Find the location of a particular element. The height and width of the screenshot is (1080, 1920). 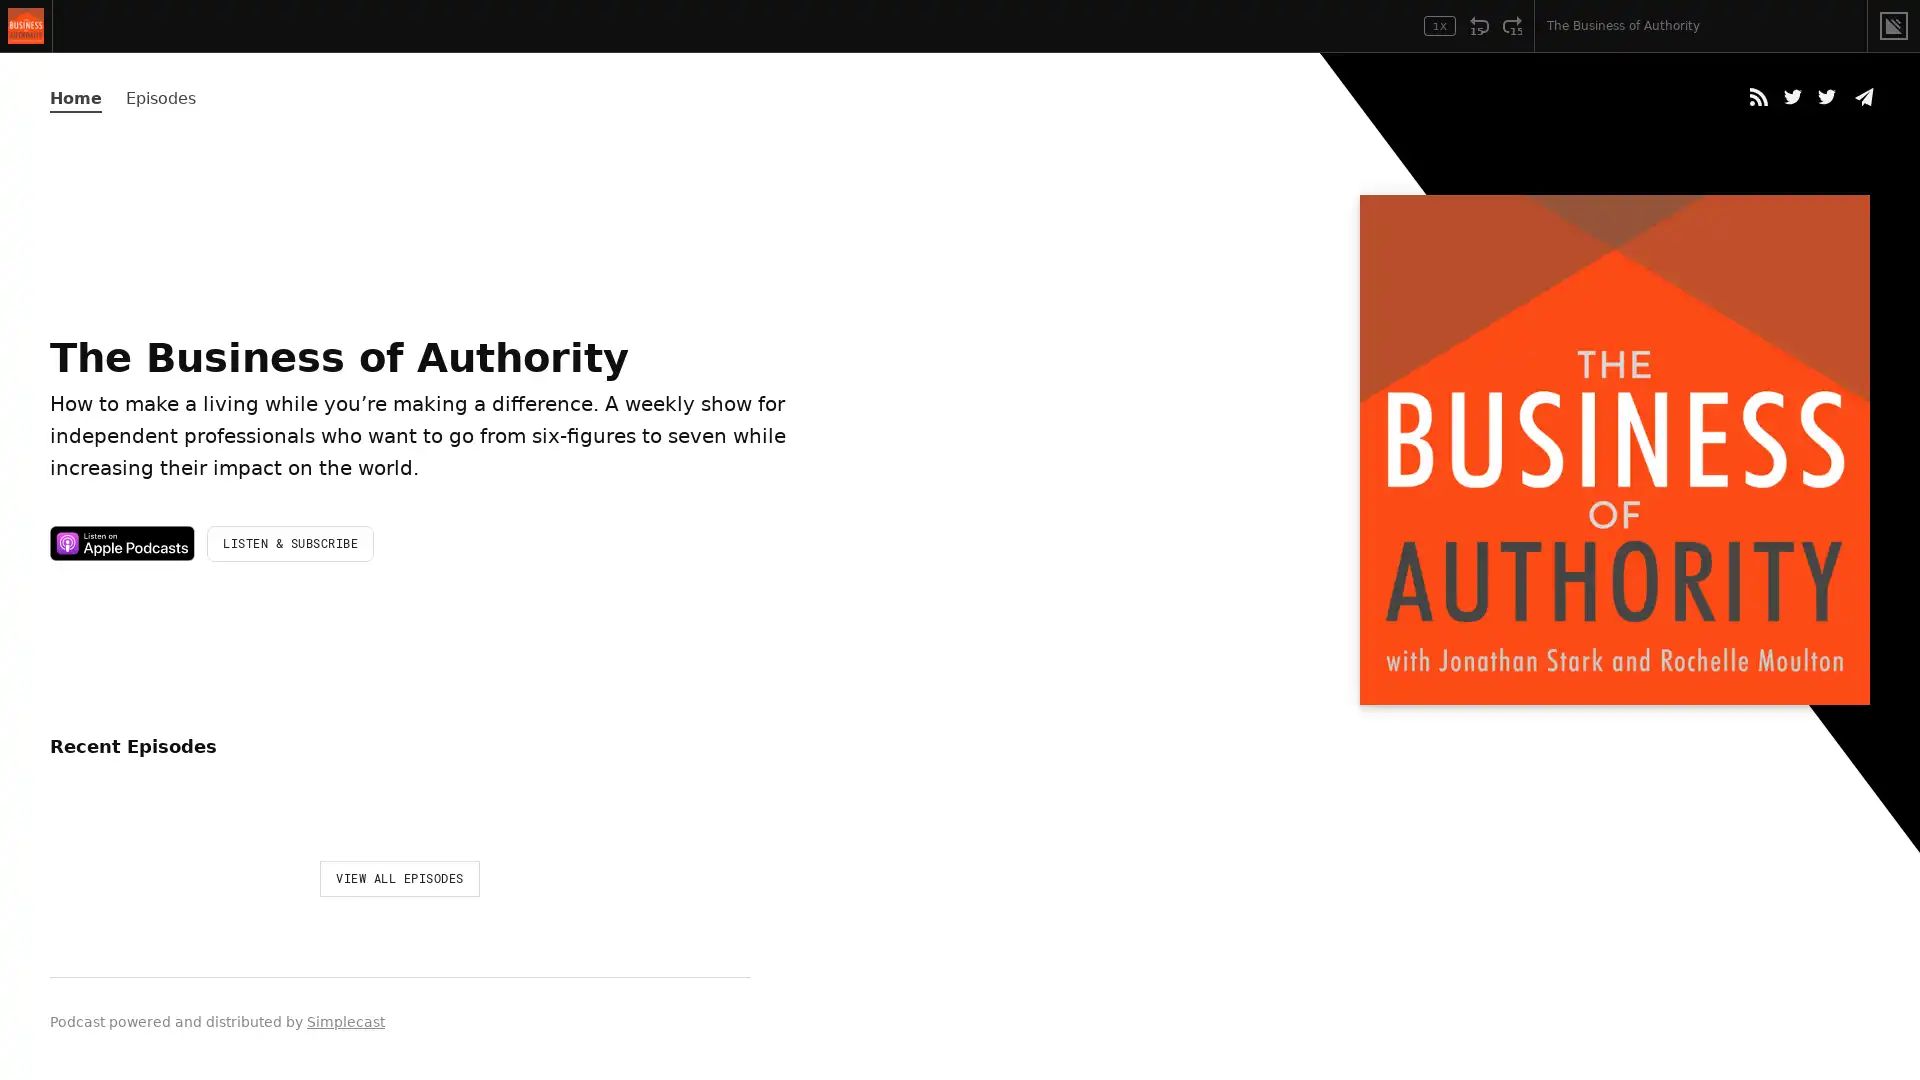

Fast Forward 15 Seconds is located at coordinates (1512, 26).